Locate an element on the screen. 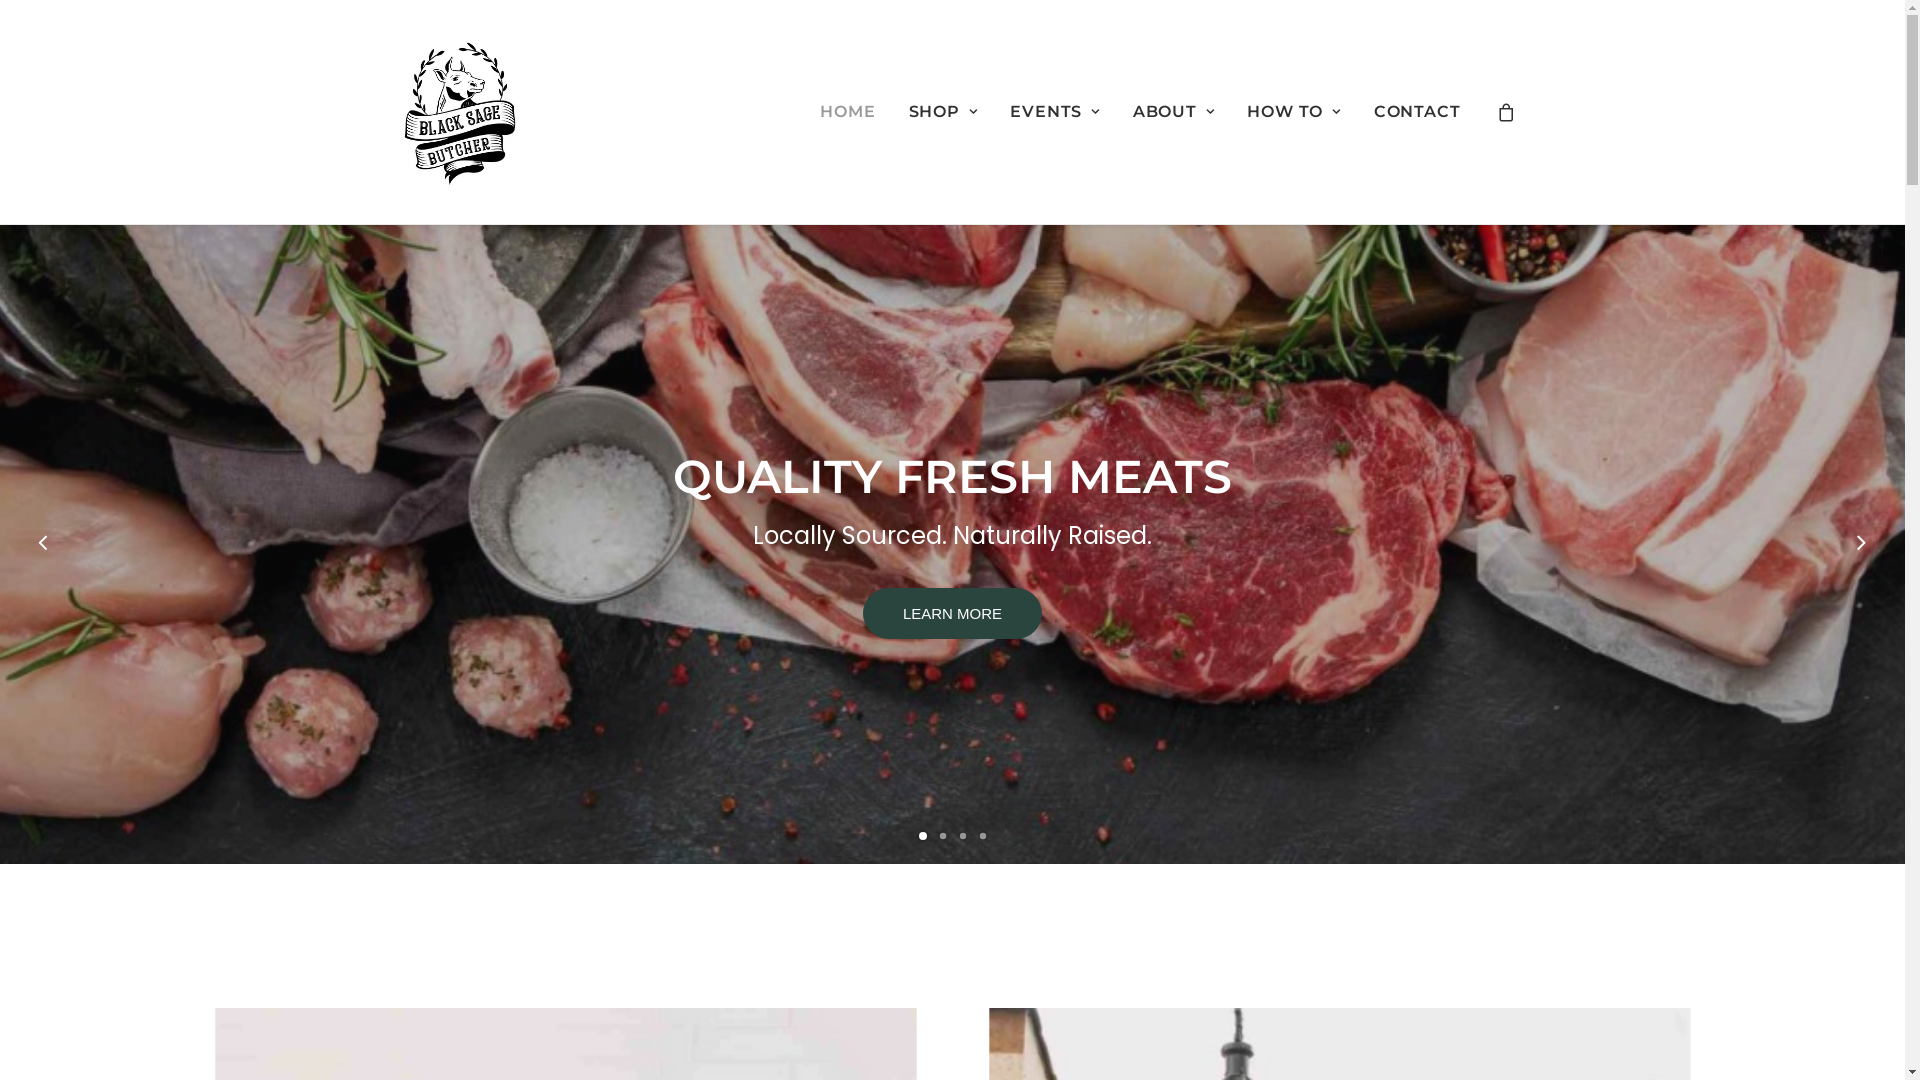 The height and width of the screenshot is (1080, 1920). 'ABOUT' is located at coordinates (1174, 111).